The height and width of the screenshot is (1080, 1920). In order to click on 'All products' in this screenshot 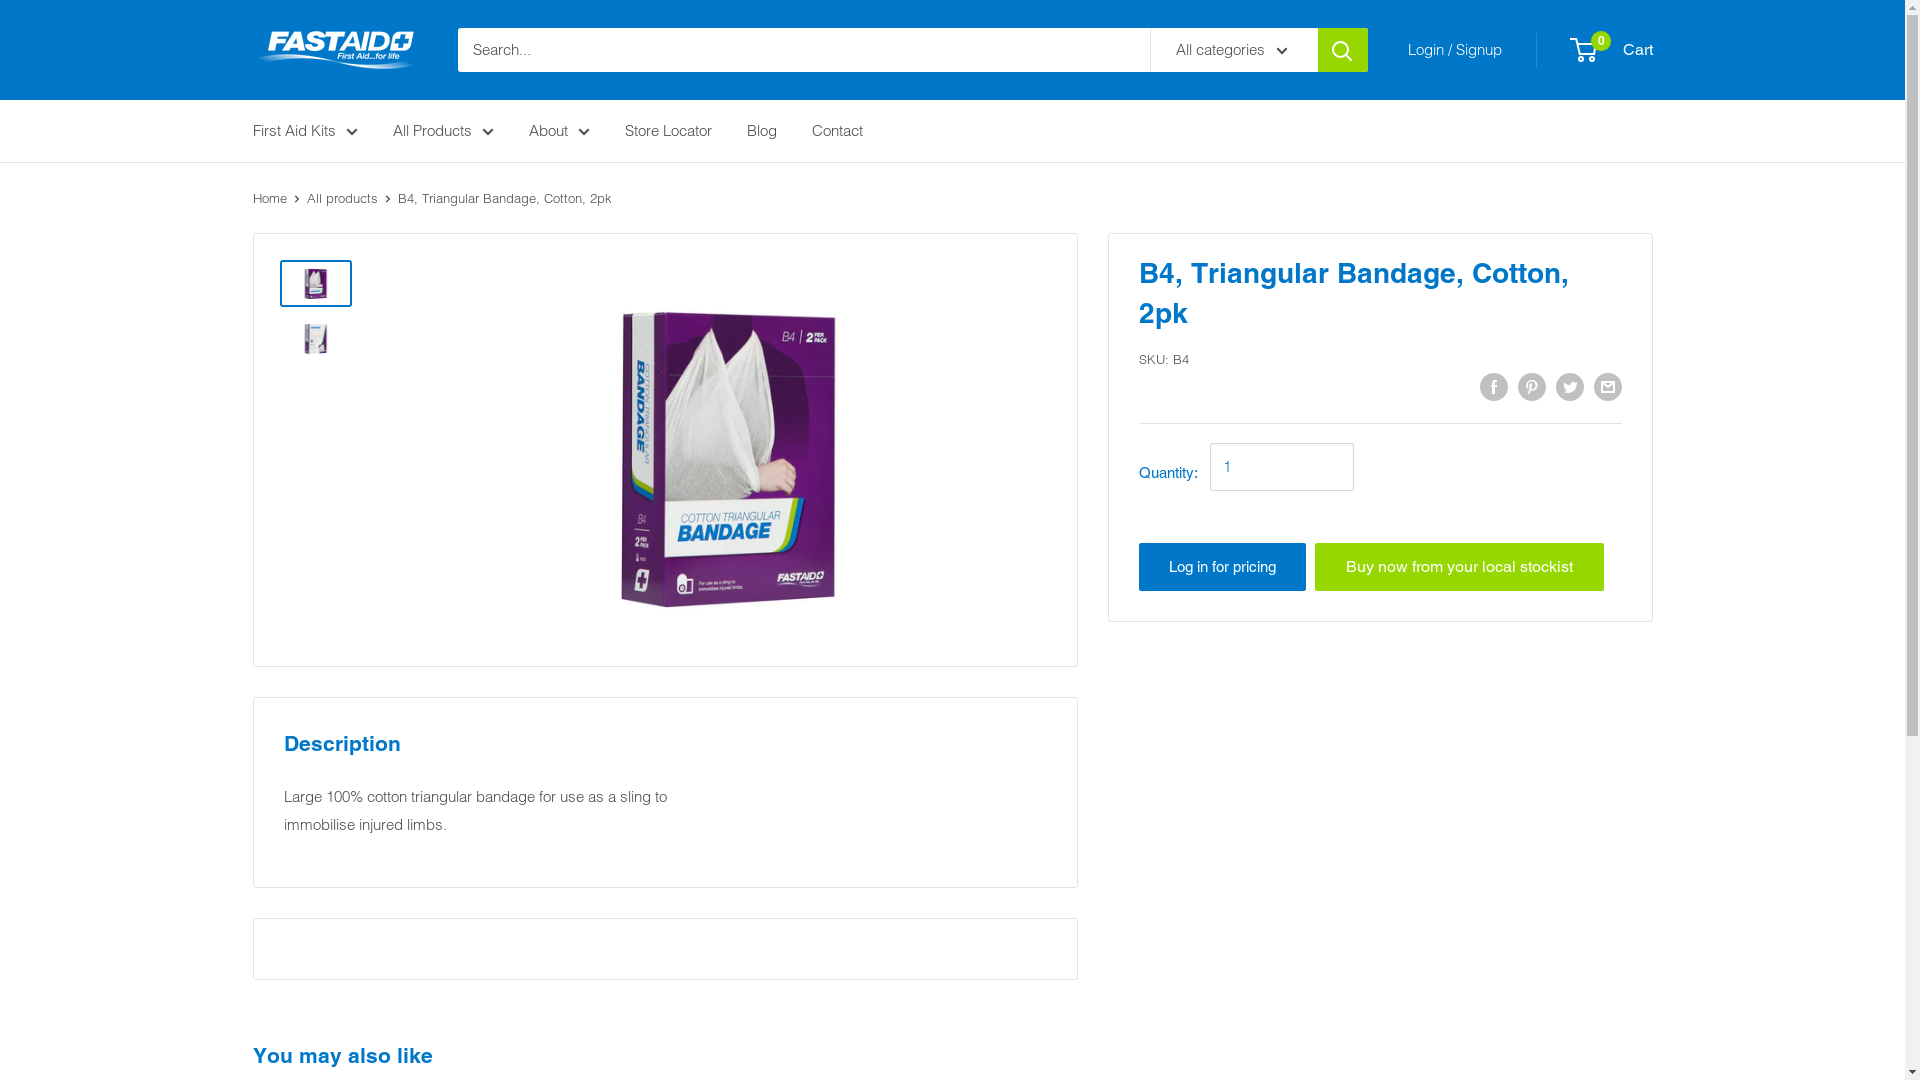, I will do `click(305, 197)`.